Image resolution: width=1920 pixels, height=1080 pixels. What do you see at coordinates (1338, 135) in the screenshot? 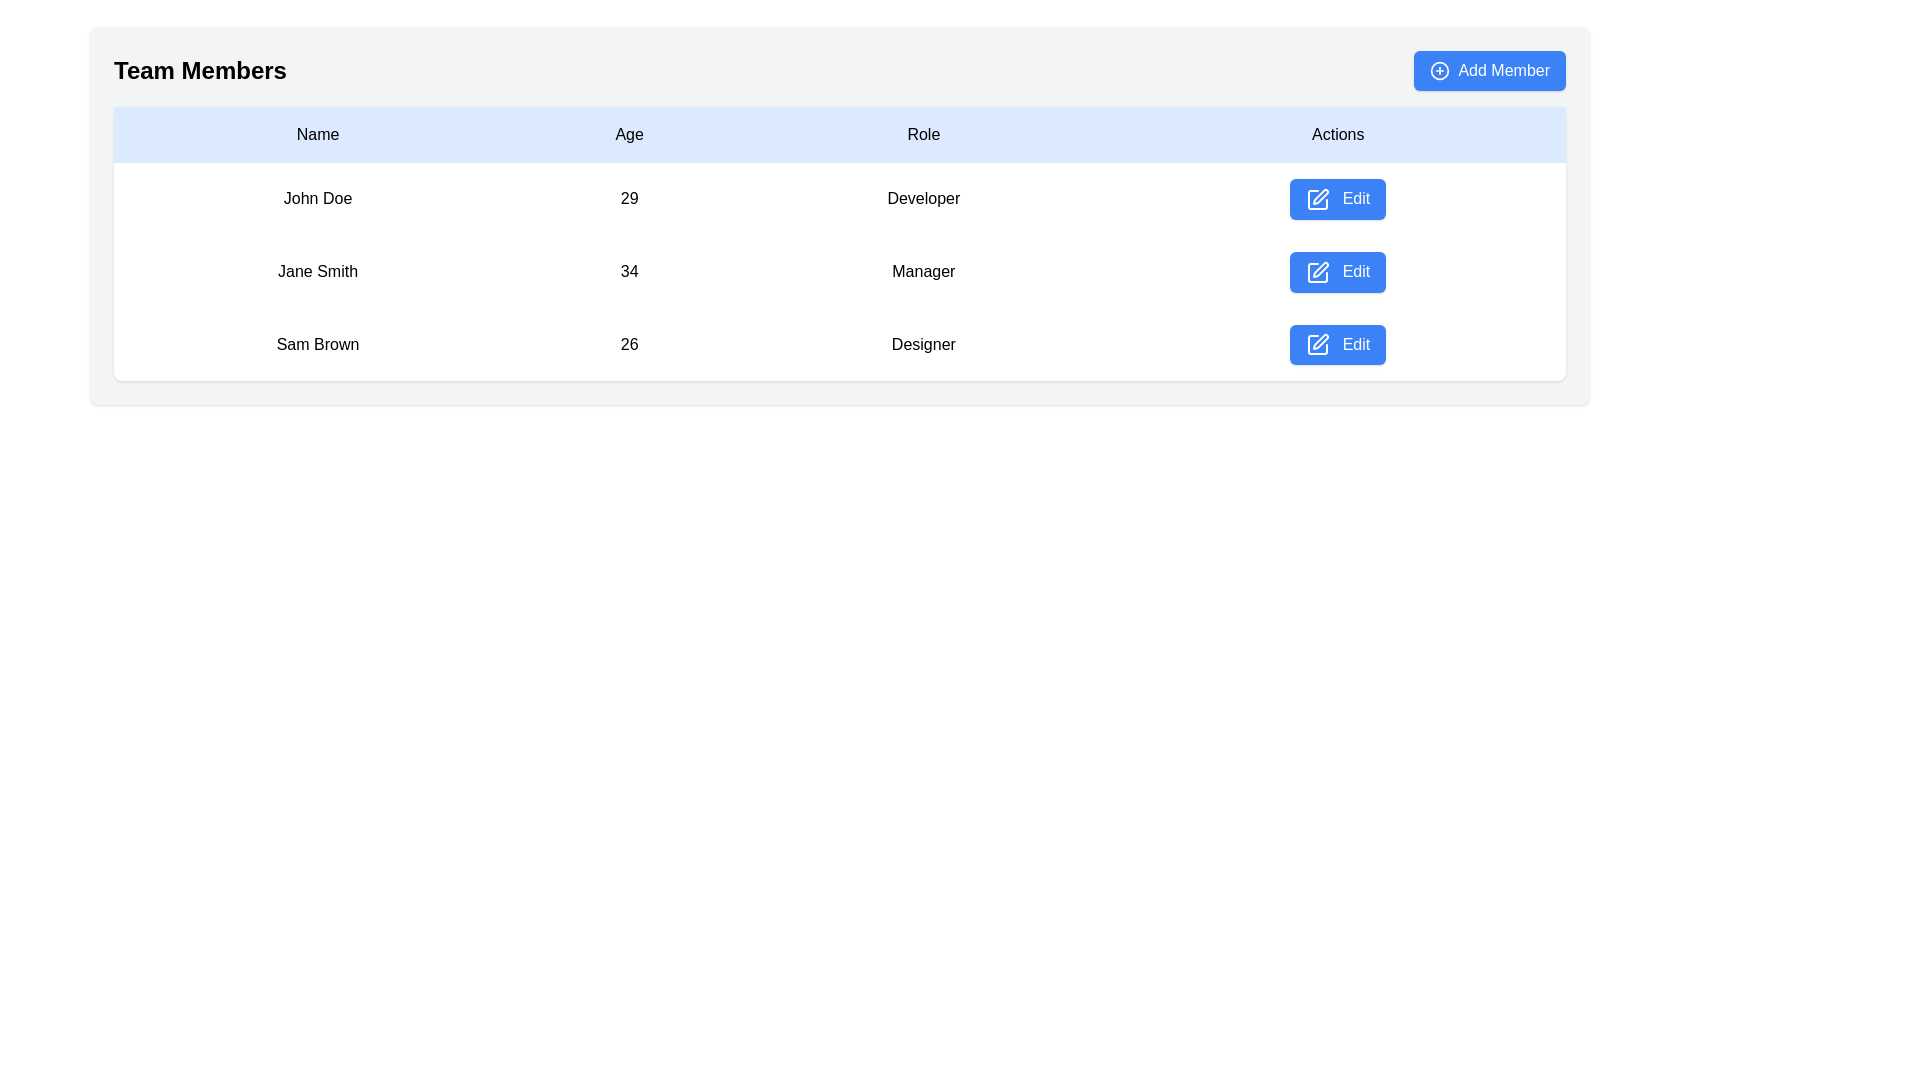
I see `the 'Actions' text label which serves as the header for the actions column in the table, located in the top-right quadrant of the header row` at bounding box center [1338, 135].